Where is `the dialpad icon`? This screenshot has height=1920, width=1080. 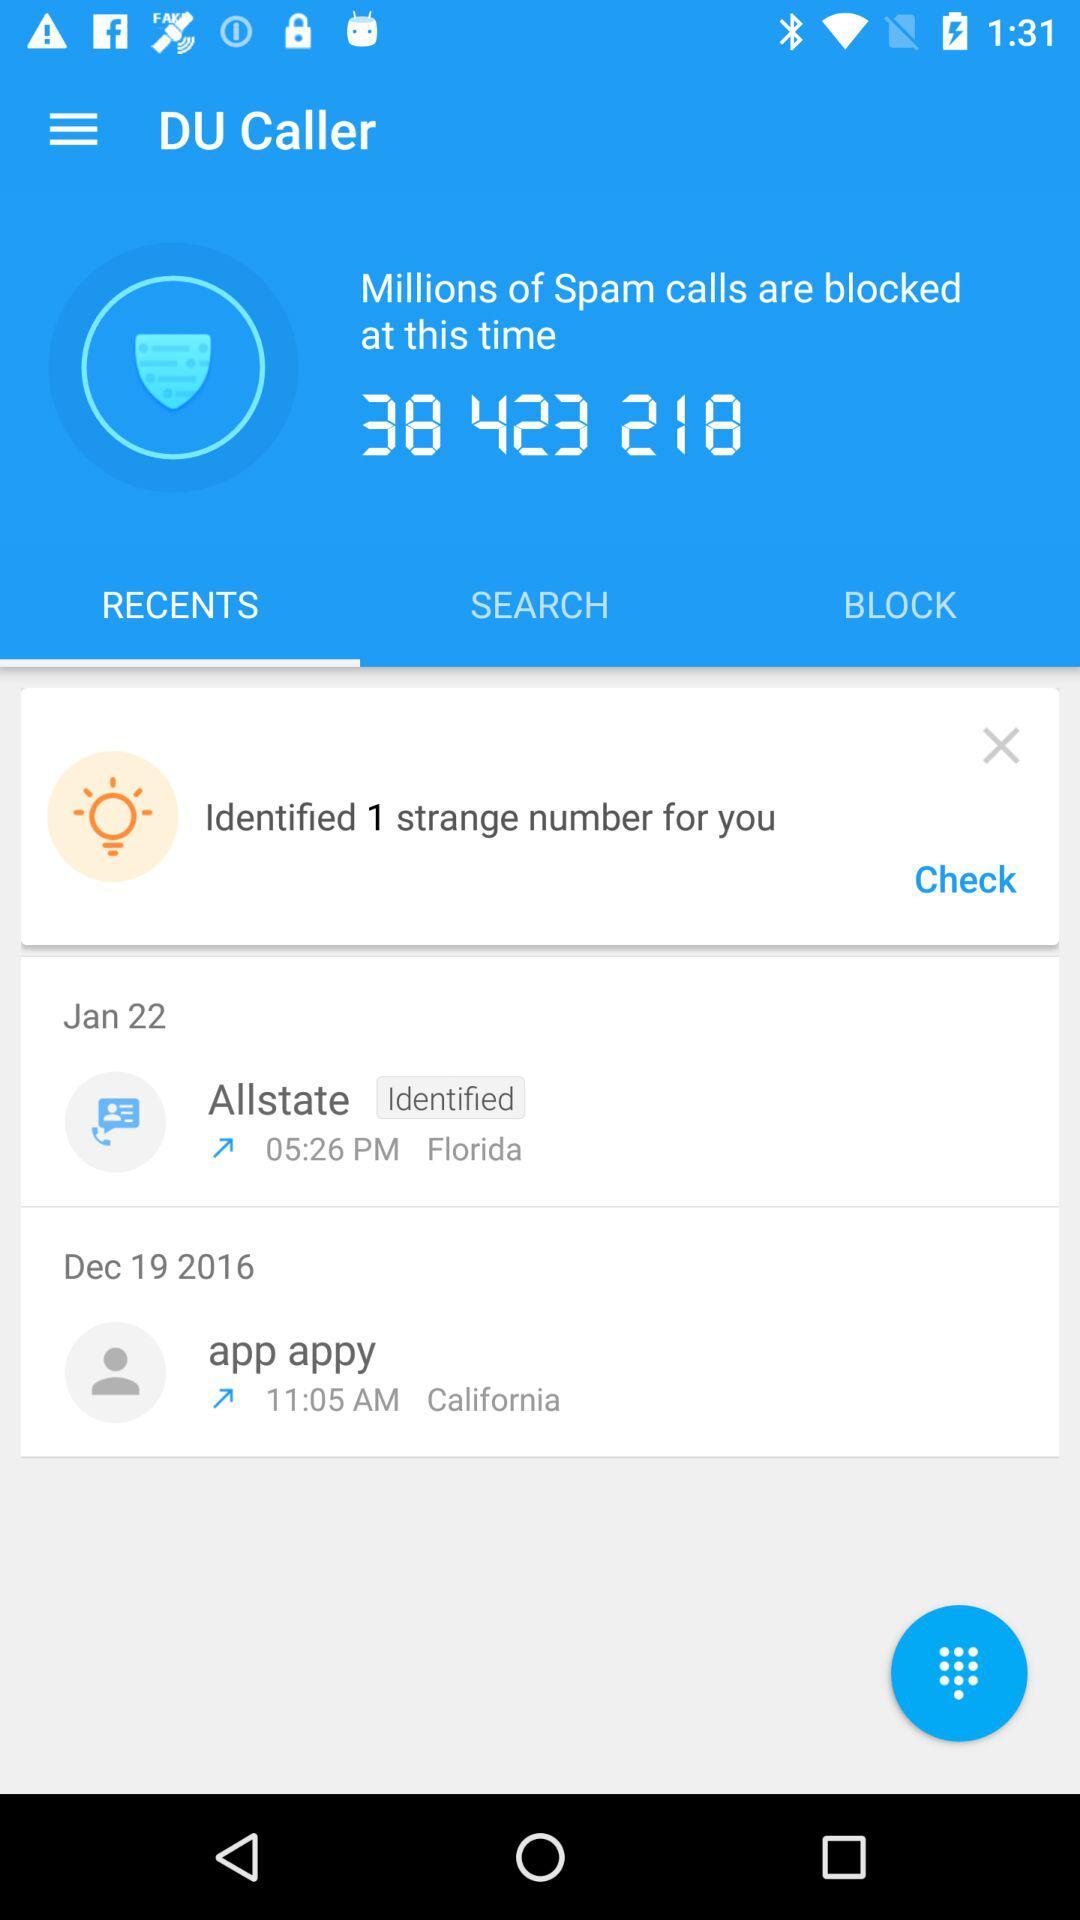
the dialpad icon is located at coordinates (958, 1673).